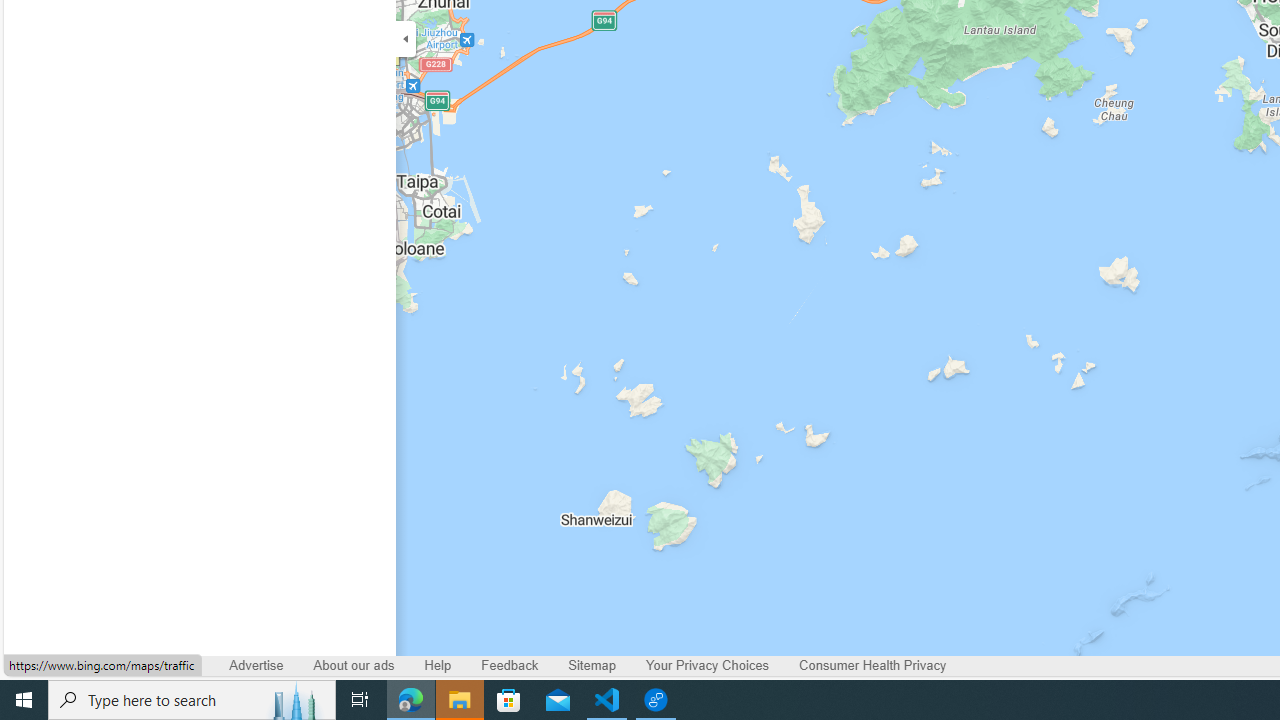 The width and height of the screenshot is (1280, 720). What do you see at coordinates (255, 665) in the screenshot?
I see `'Advertise'` at bounding box center [255, 665].